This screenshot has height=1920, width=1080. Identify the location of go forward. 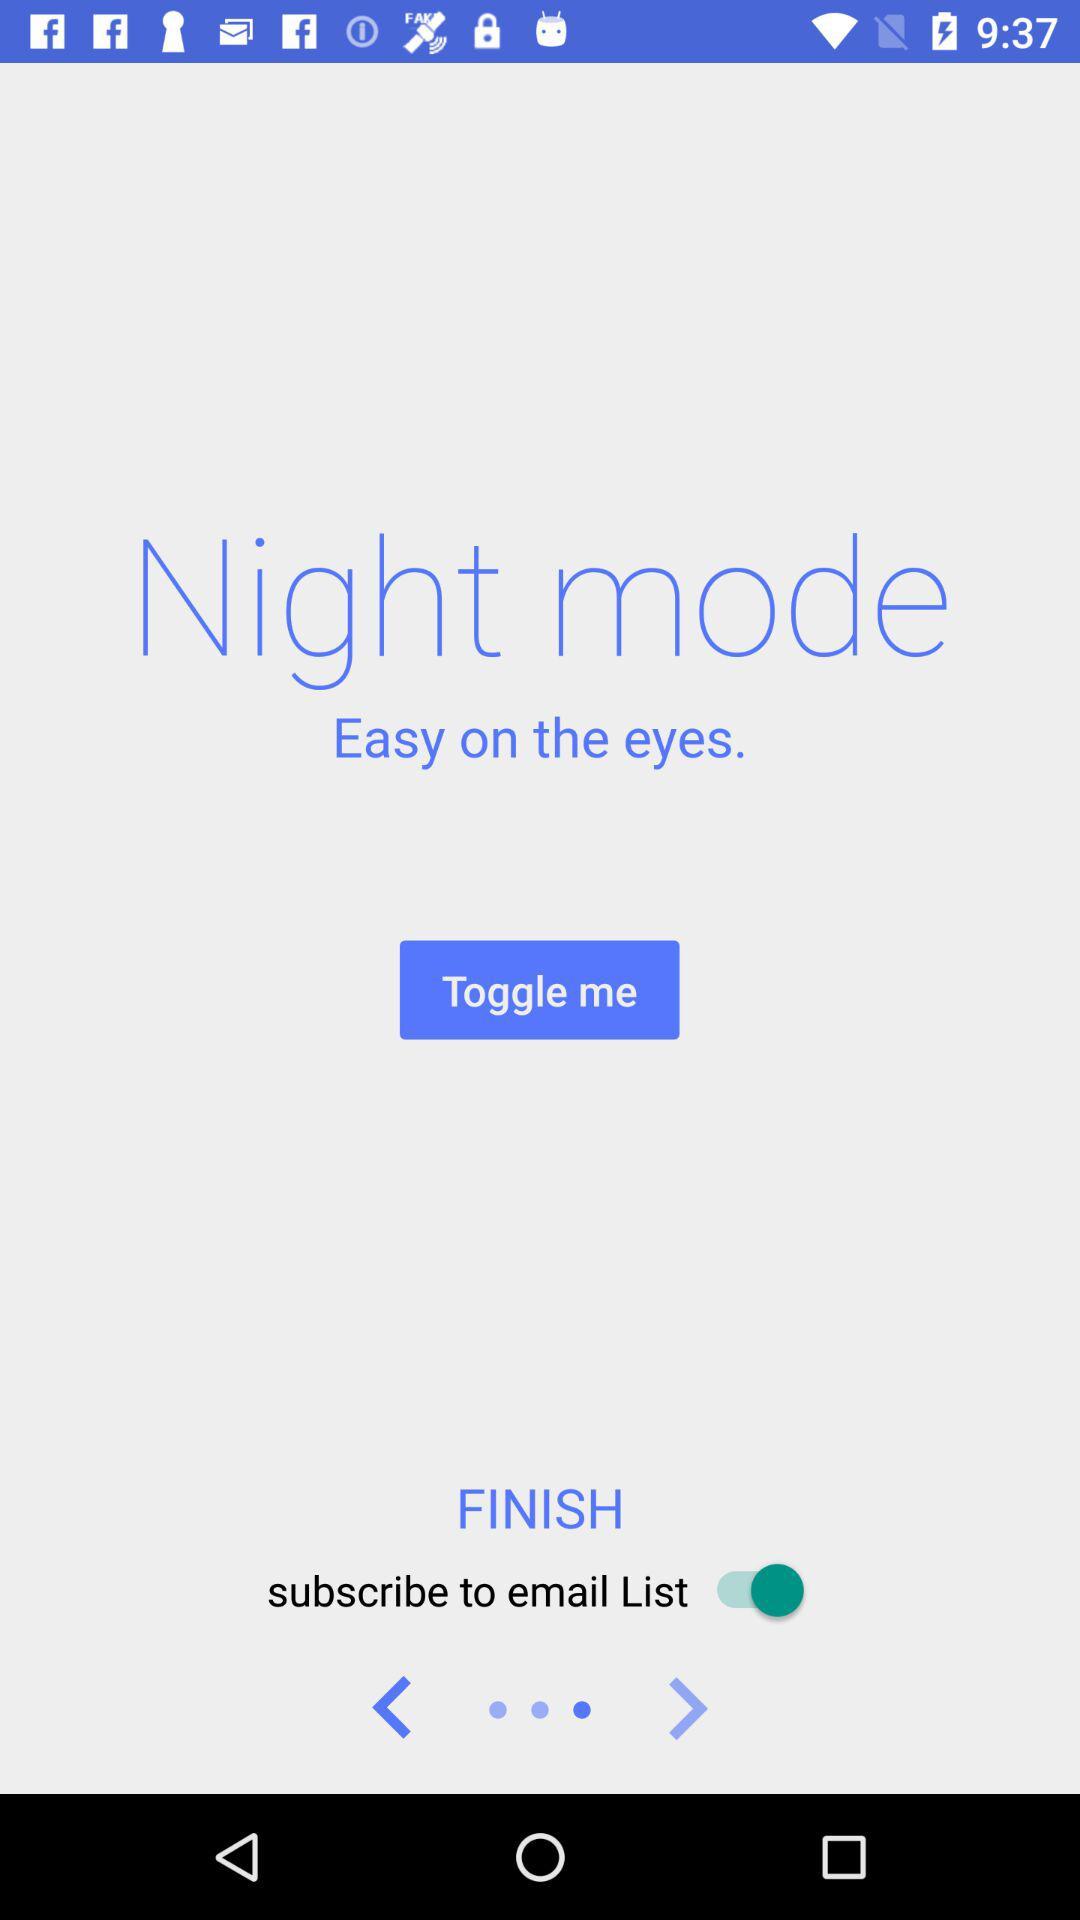
(685, 1708).